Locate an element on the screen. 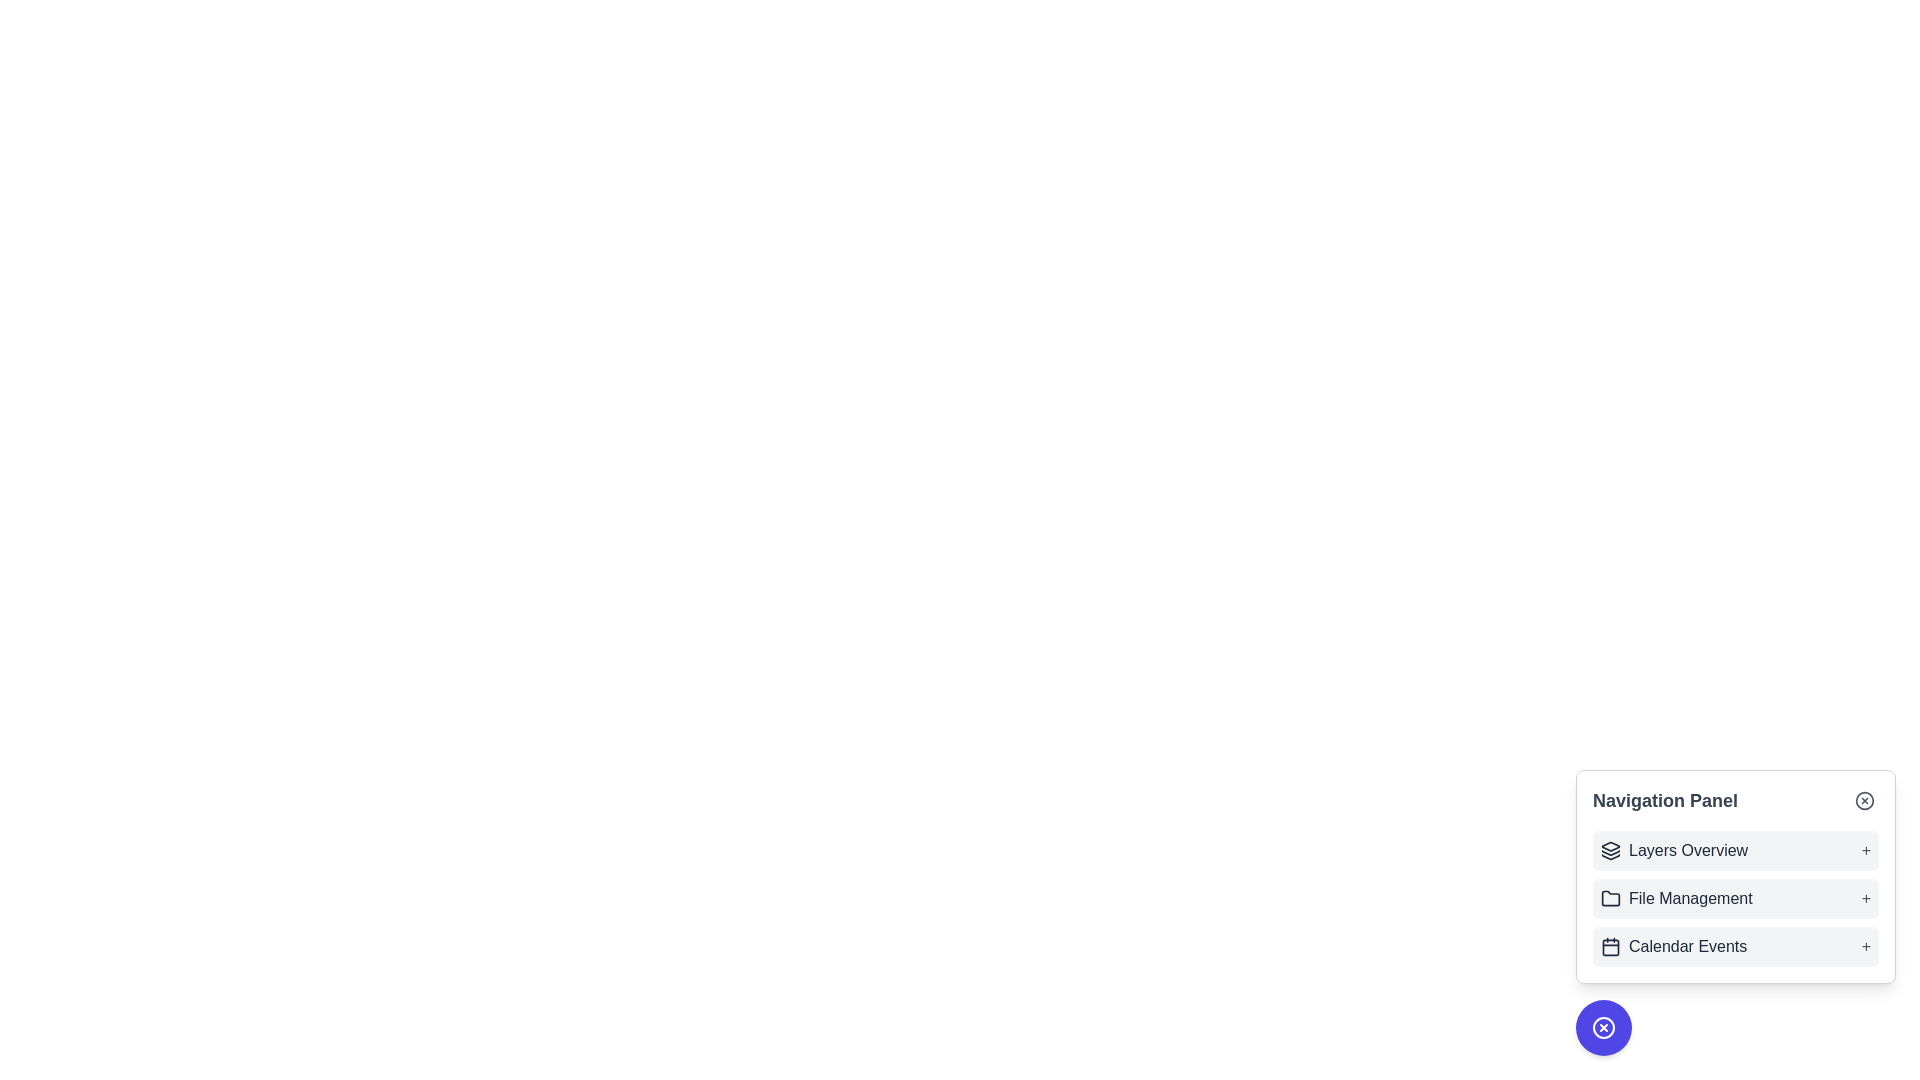 The image size is (1920, 1080). the gray plus sign icon located in the Navigation Panel, which is positioned to the right of the Layers Overview text is located at coordinates (1865, 851).